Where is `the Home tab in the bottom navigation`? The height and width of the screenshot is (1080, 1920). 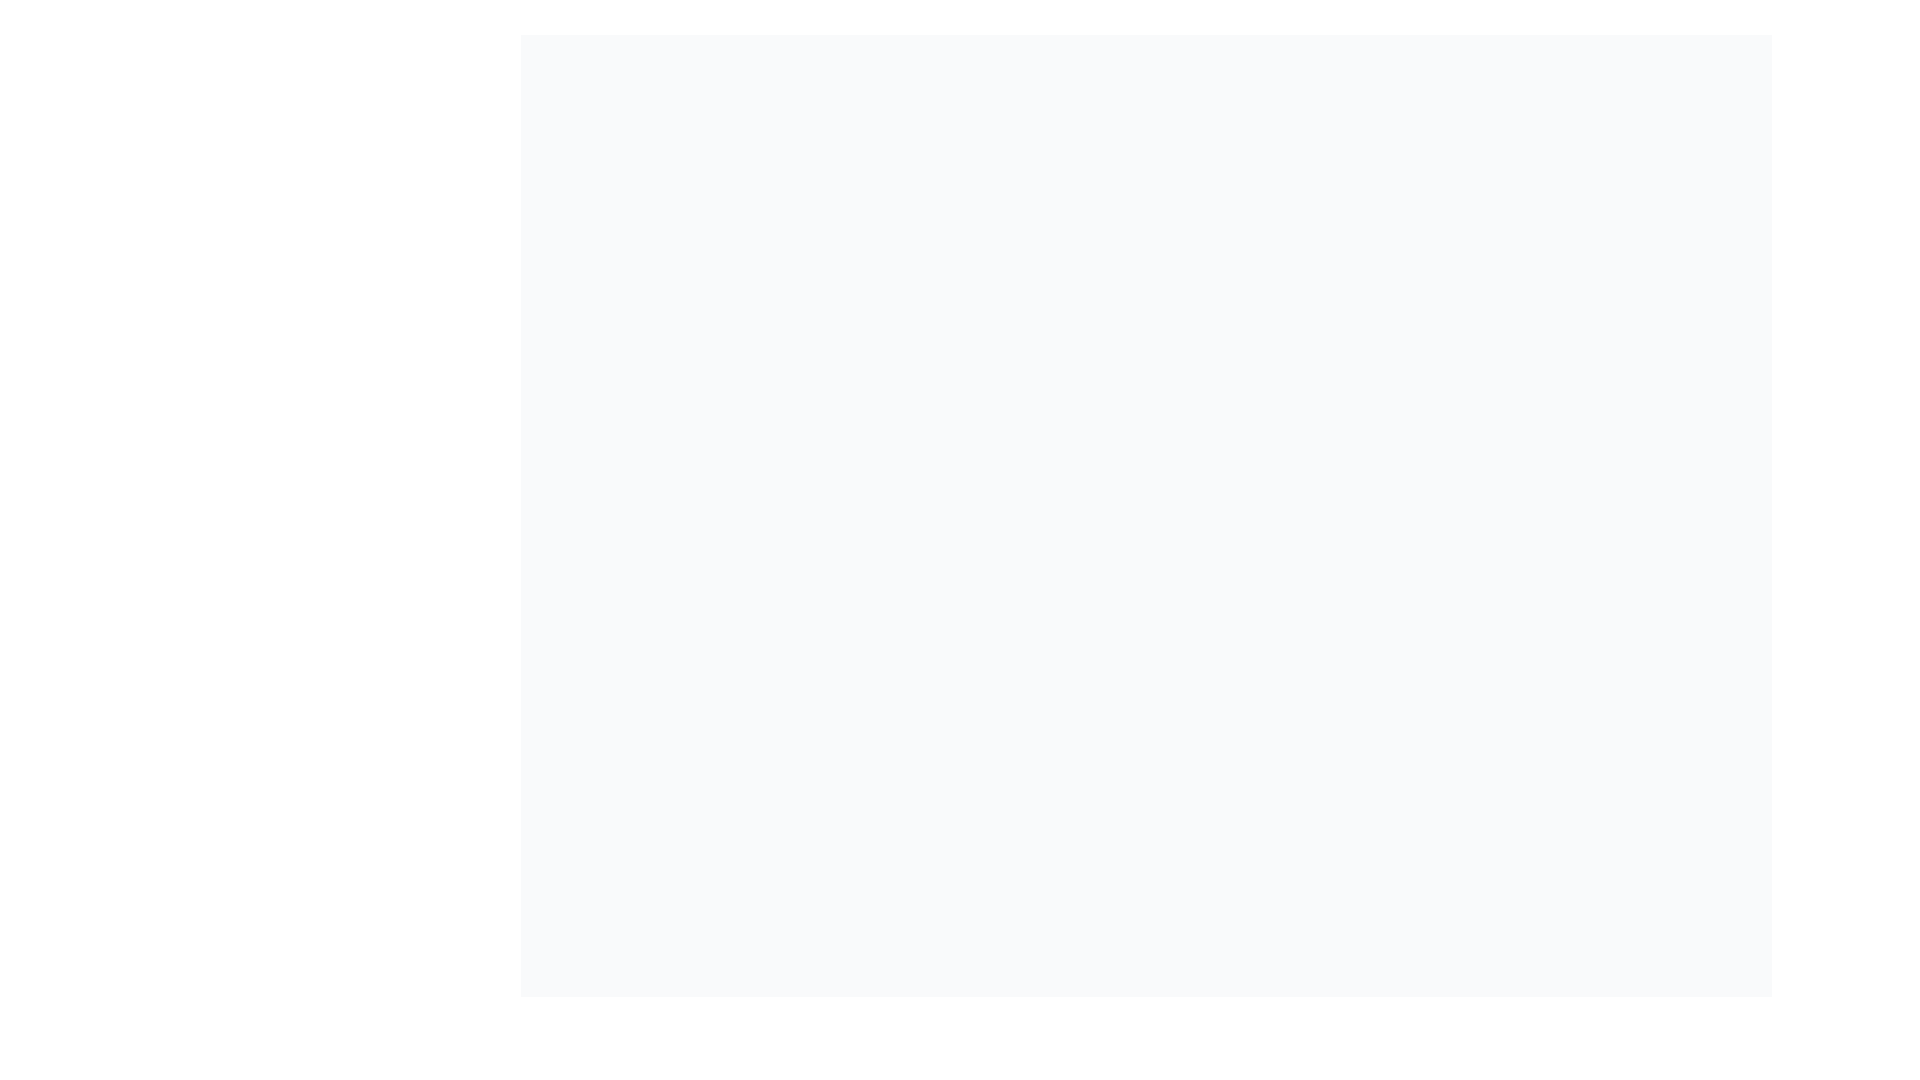 the Home tab in the bottom navigation is located at coordinates (1082, 1049).